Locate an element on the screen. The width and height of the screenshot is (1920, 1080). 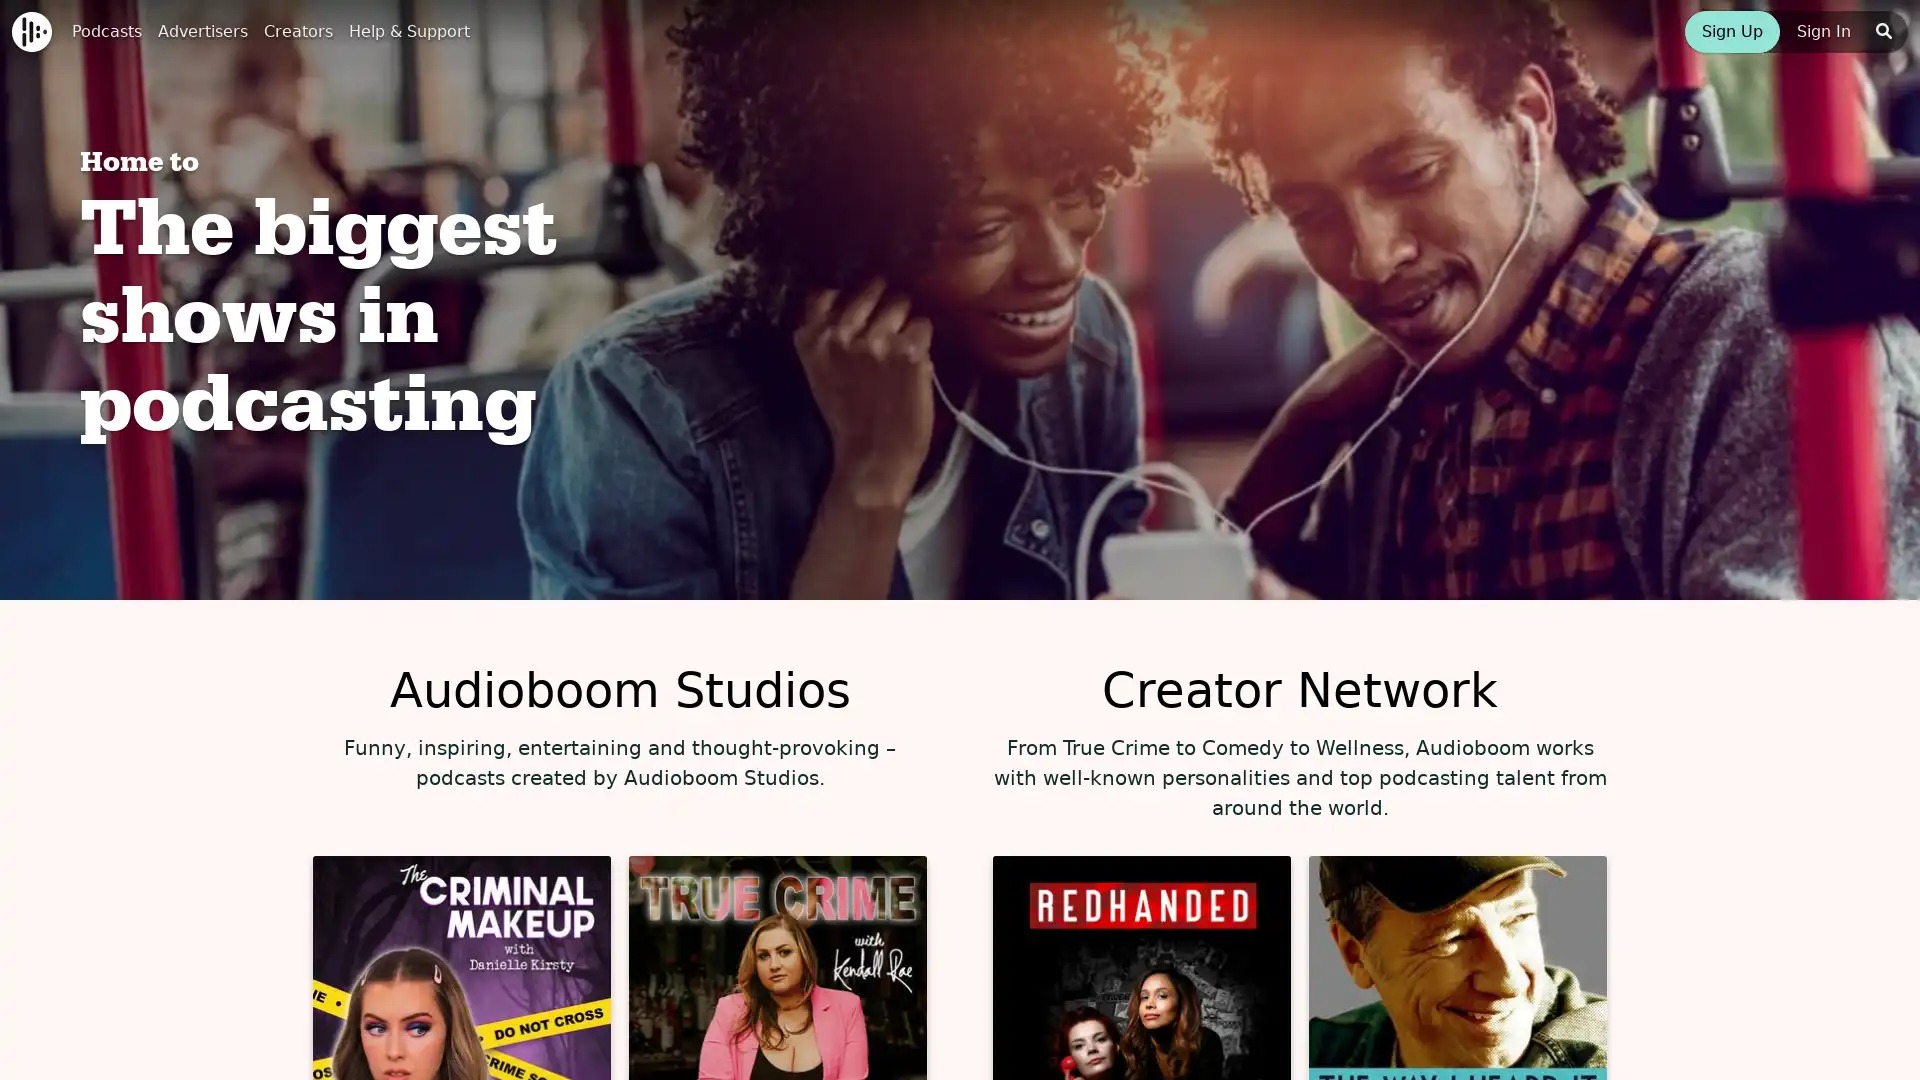
Open search form is located at coordinates (1882, 31).